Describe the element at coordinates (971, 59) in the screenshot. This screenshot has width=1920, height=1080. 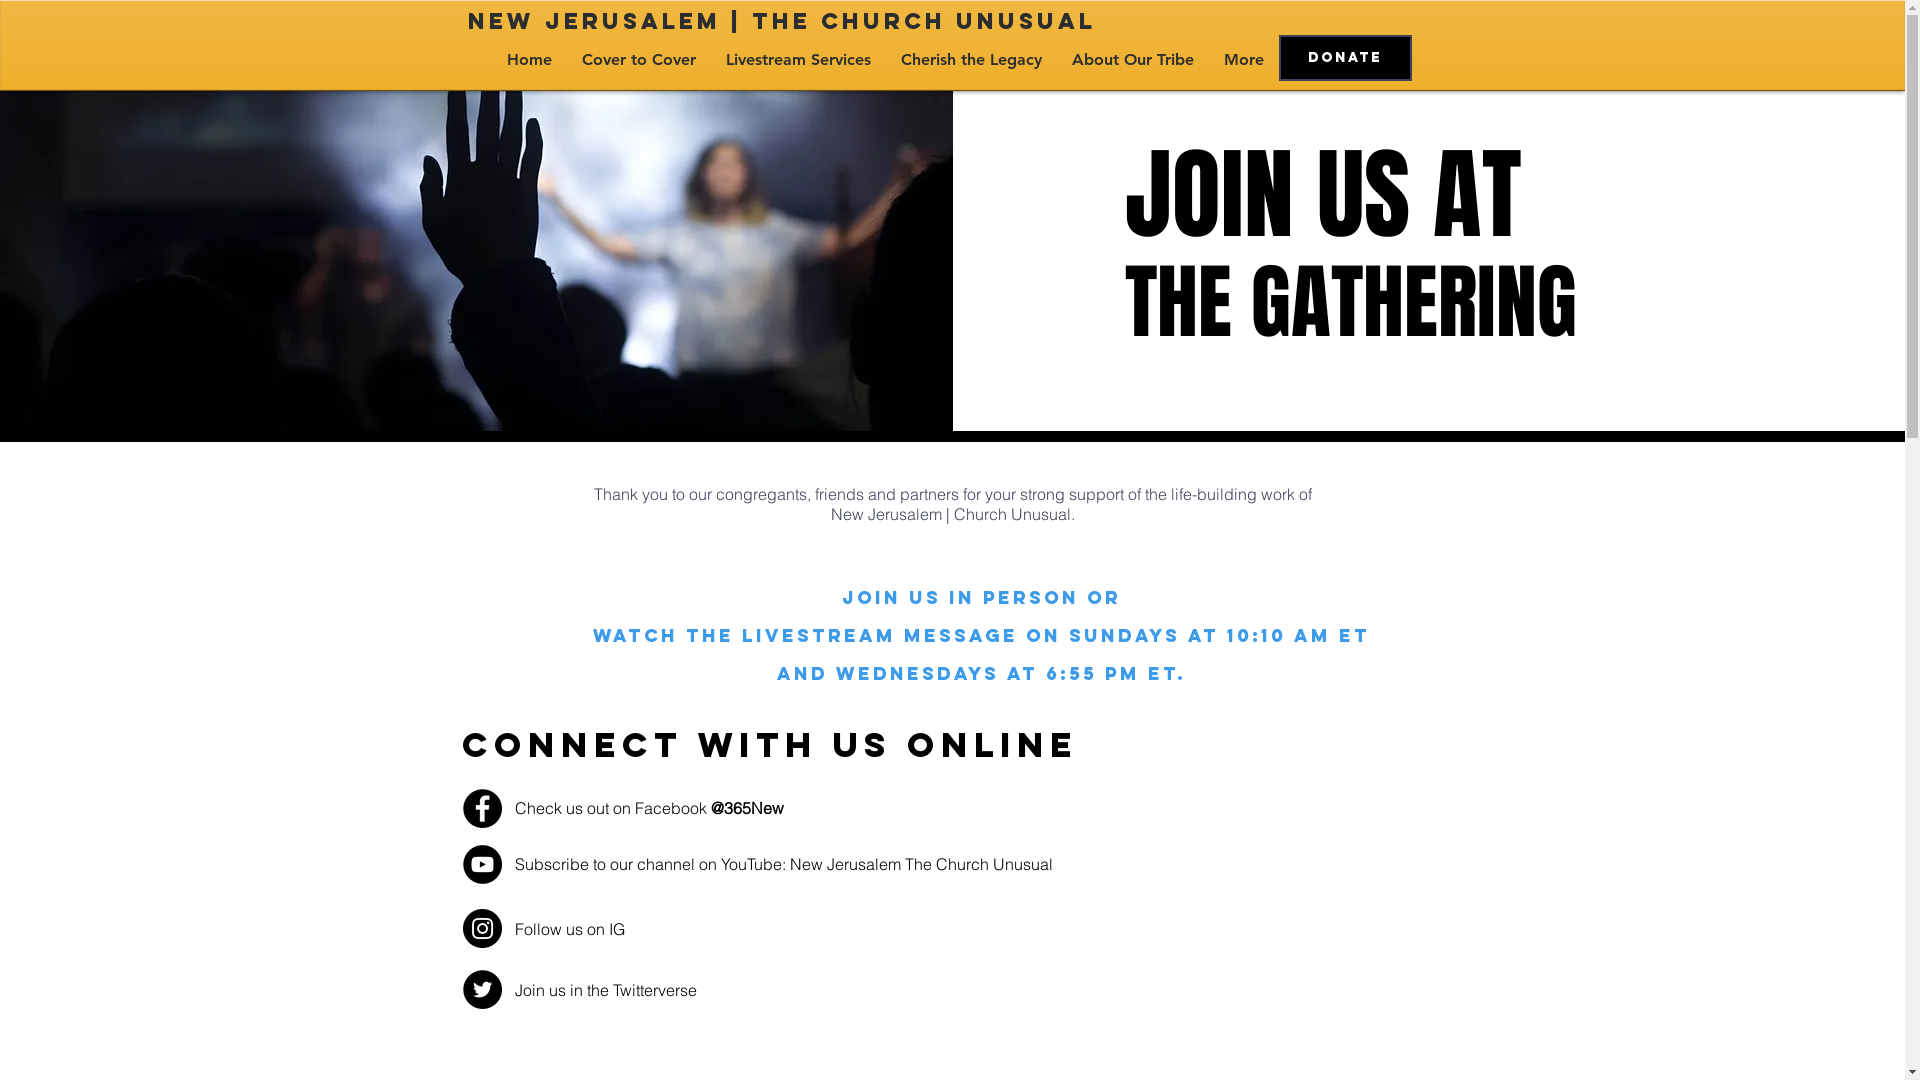
I see `'Cherish the Legacy'` at that location.